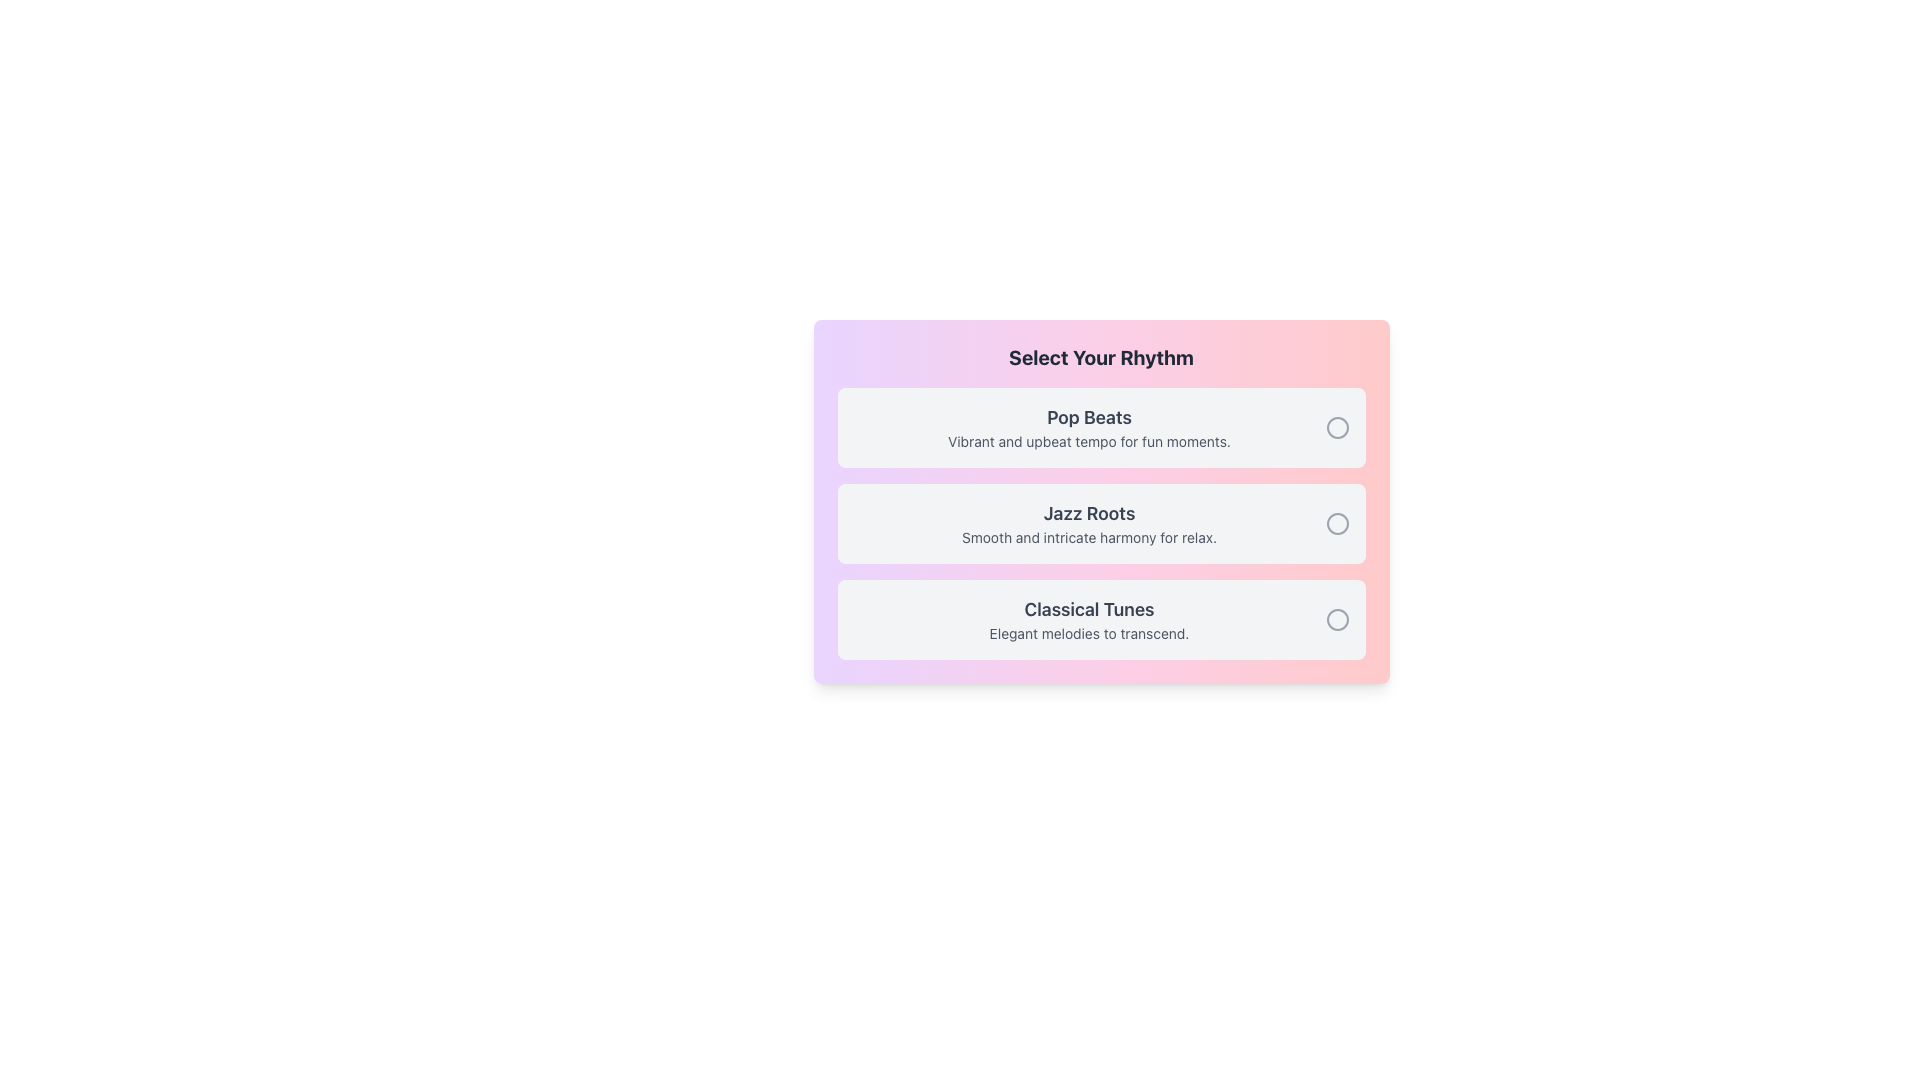 Image resolution: width=1920 pixels, height=1080 pixels. I want to click on the inner circle of the Radio Button Indicator for the 'Jazz Roots' option, so click(1337, 523).